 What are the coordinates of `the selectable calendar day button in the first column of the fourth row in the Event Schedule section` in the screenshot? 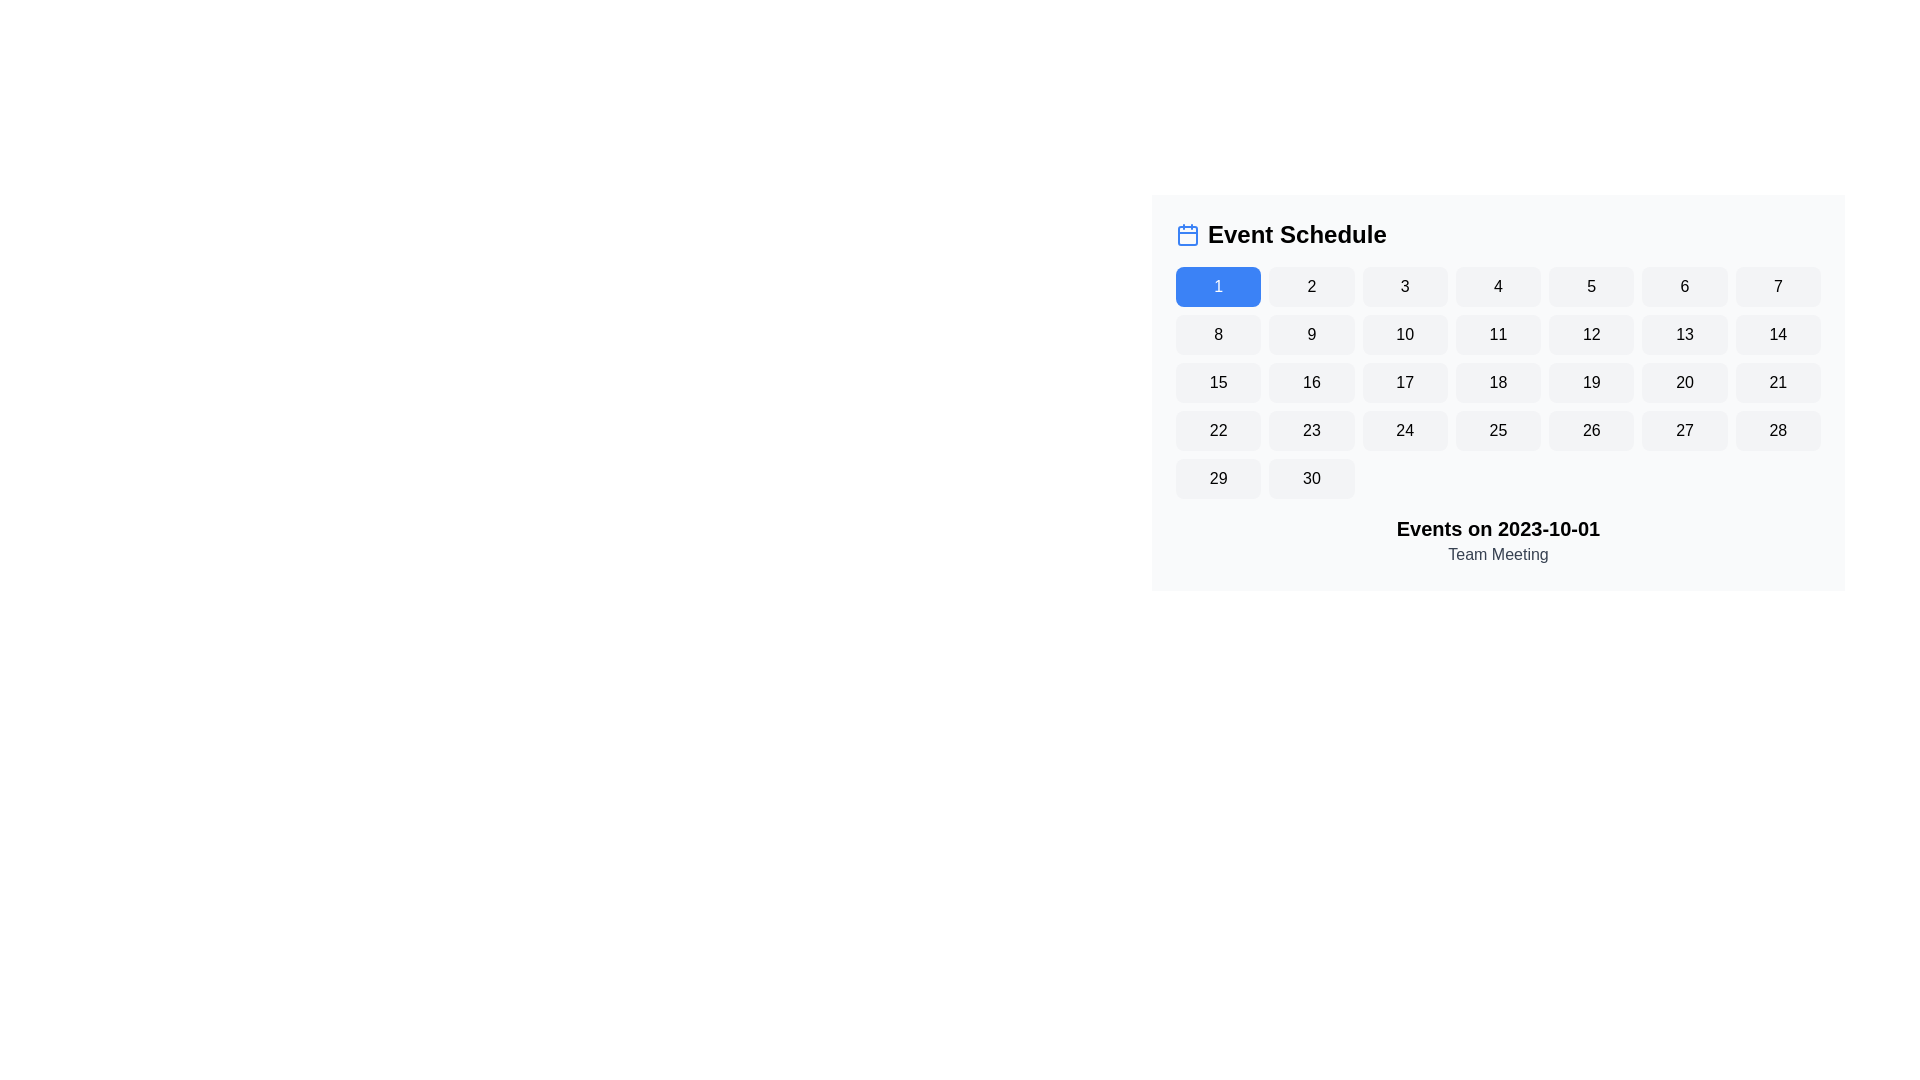 It's located at (1217, 430).